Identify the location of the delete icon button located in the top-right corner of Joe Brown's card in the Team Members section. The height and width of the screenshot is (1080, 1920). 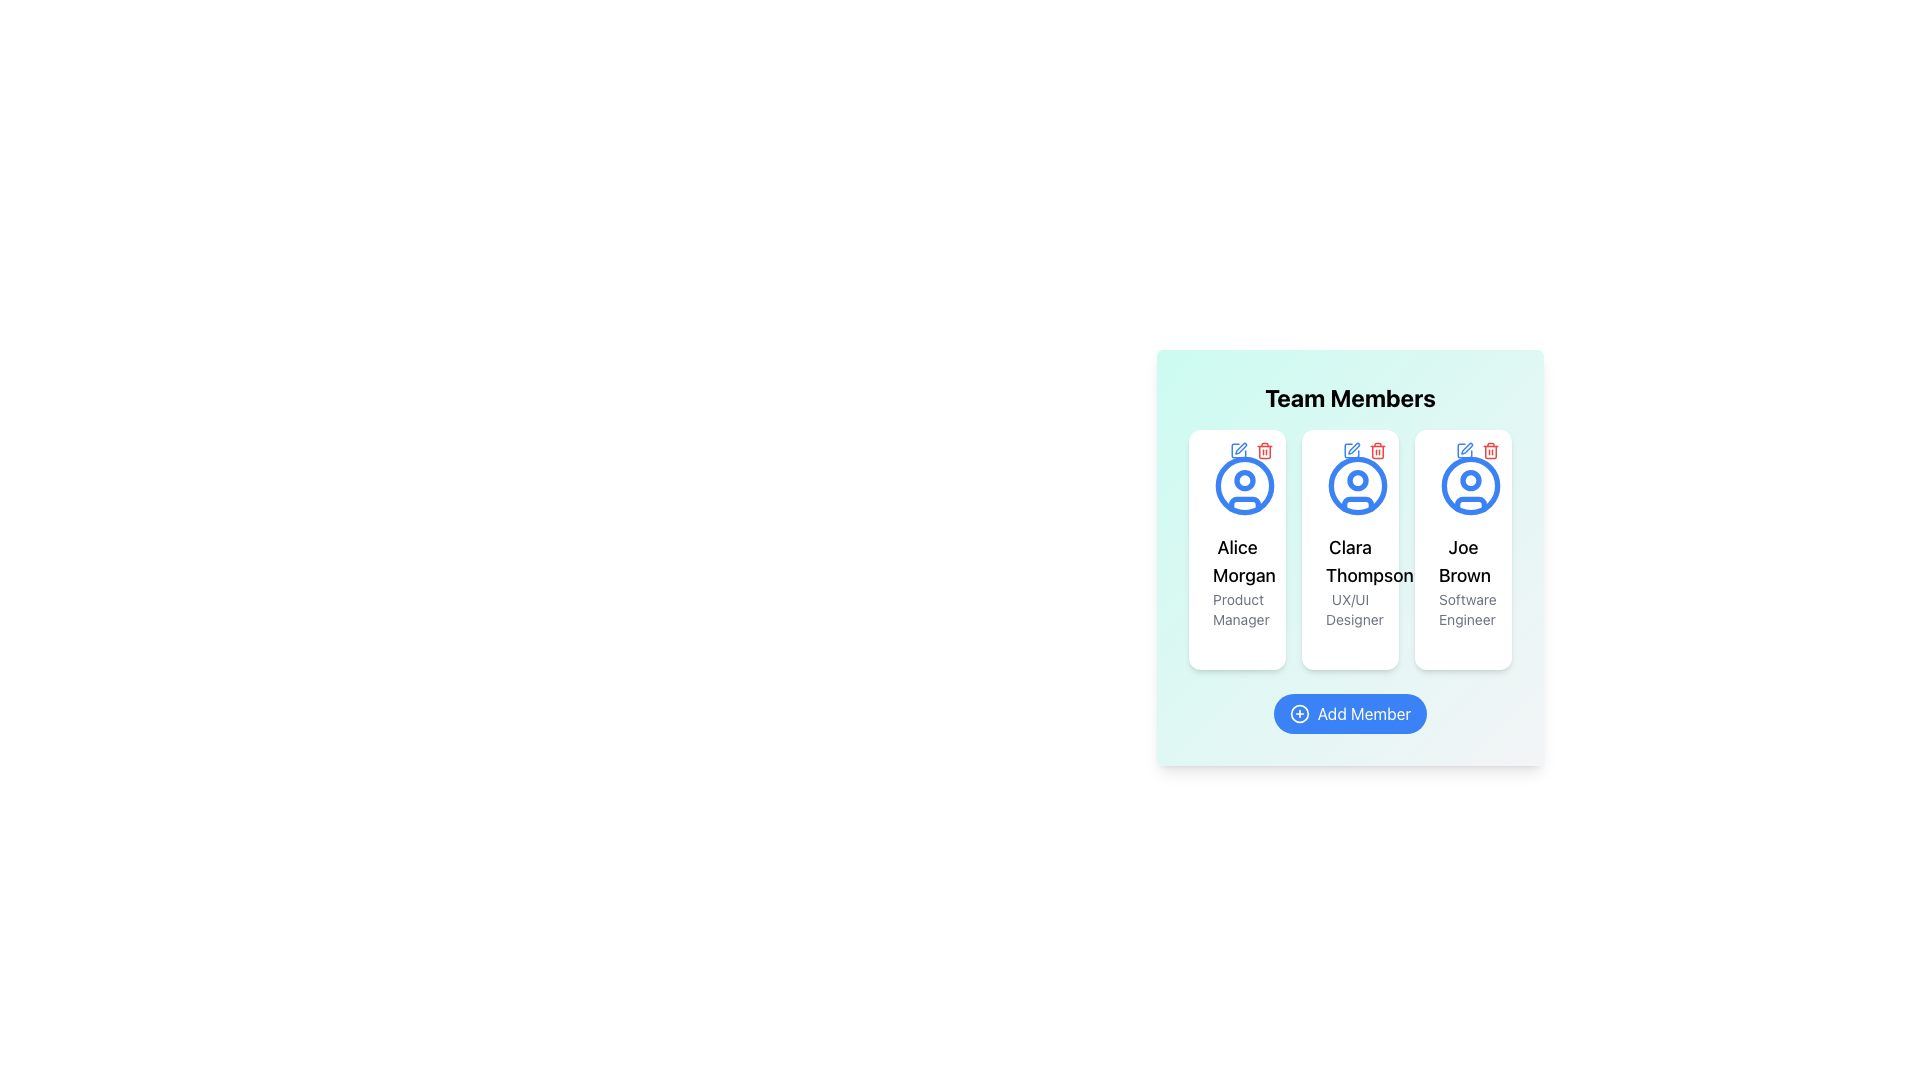
(1491, 451).